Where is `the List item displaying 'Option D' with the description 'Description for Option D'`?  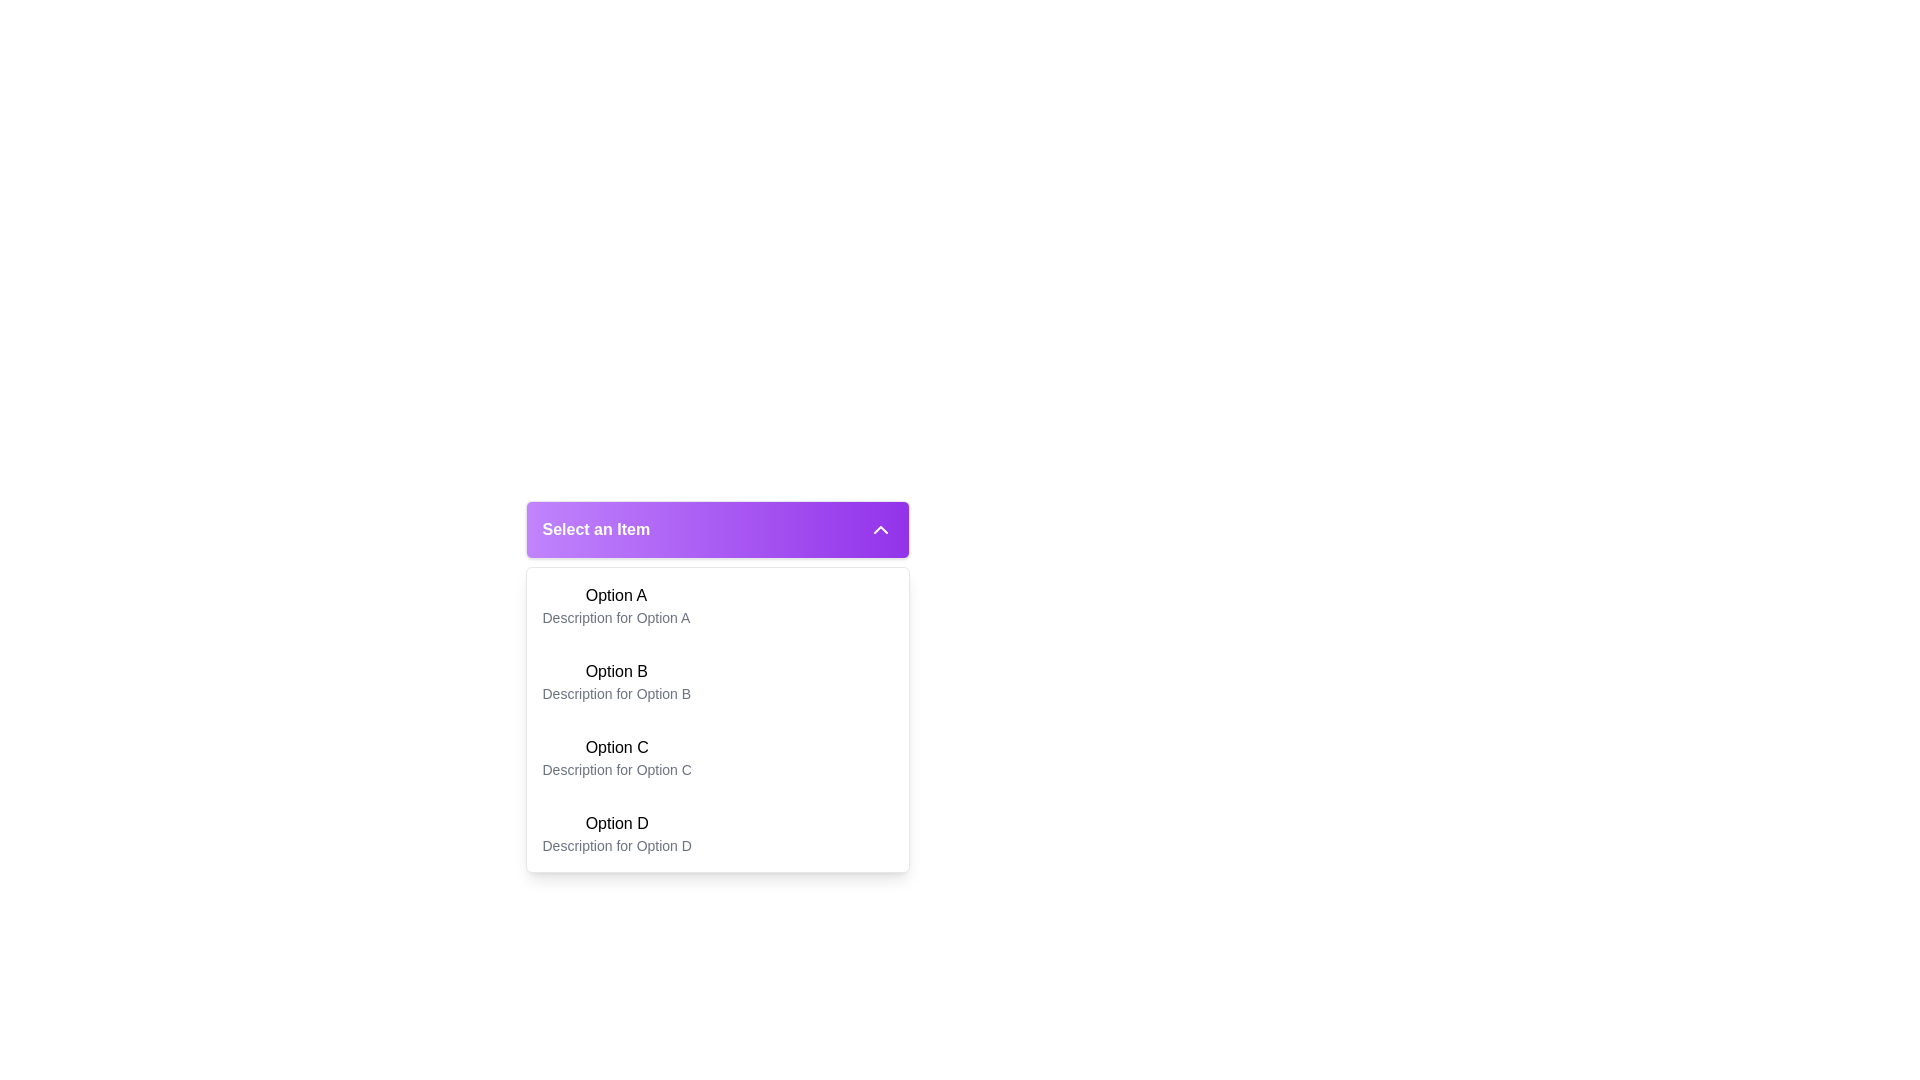 the List item displaying 'Option D' with the description 'Description for Option D' is located at coordinates (616, 833).